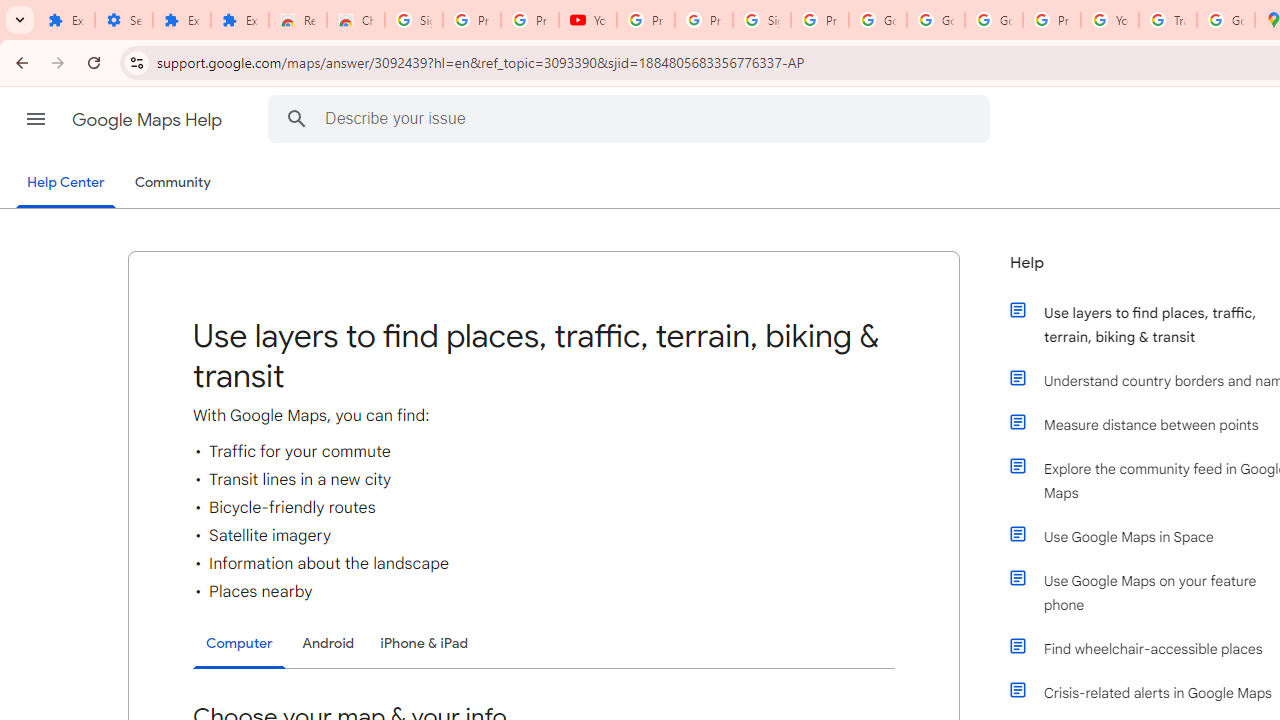  Describe the element at coordinates (587, 20) in the screenshot. I see `'YouTube'` at that location.